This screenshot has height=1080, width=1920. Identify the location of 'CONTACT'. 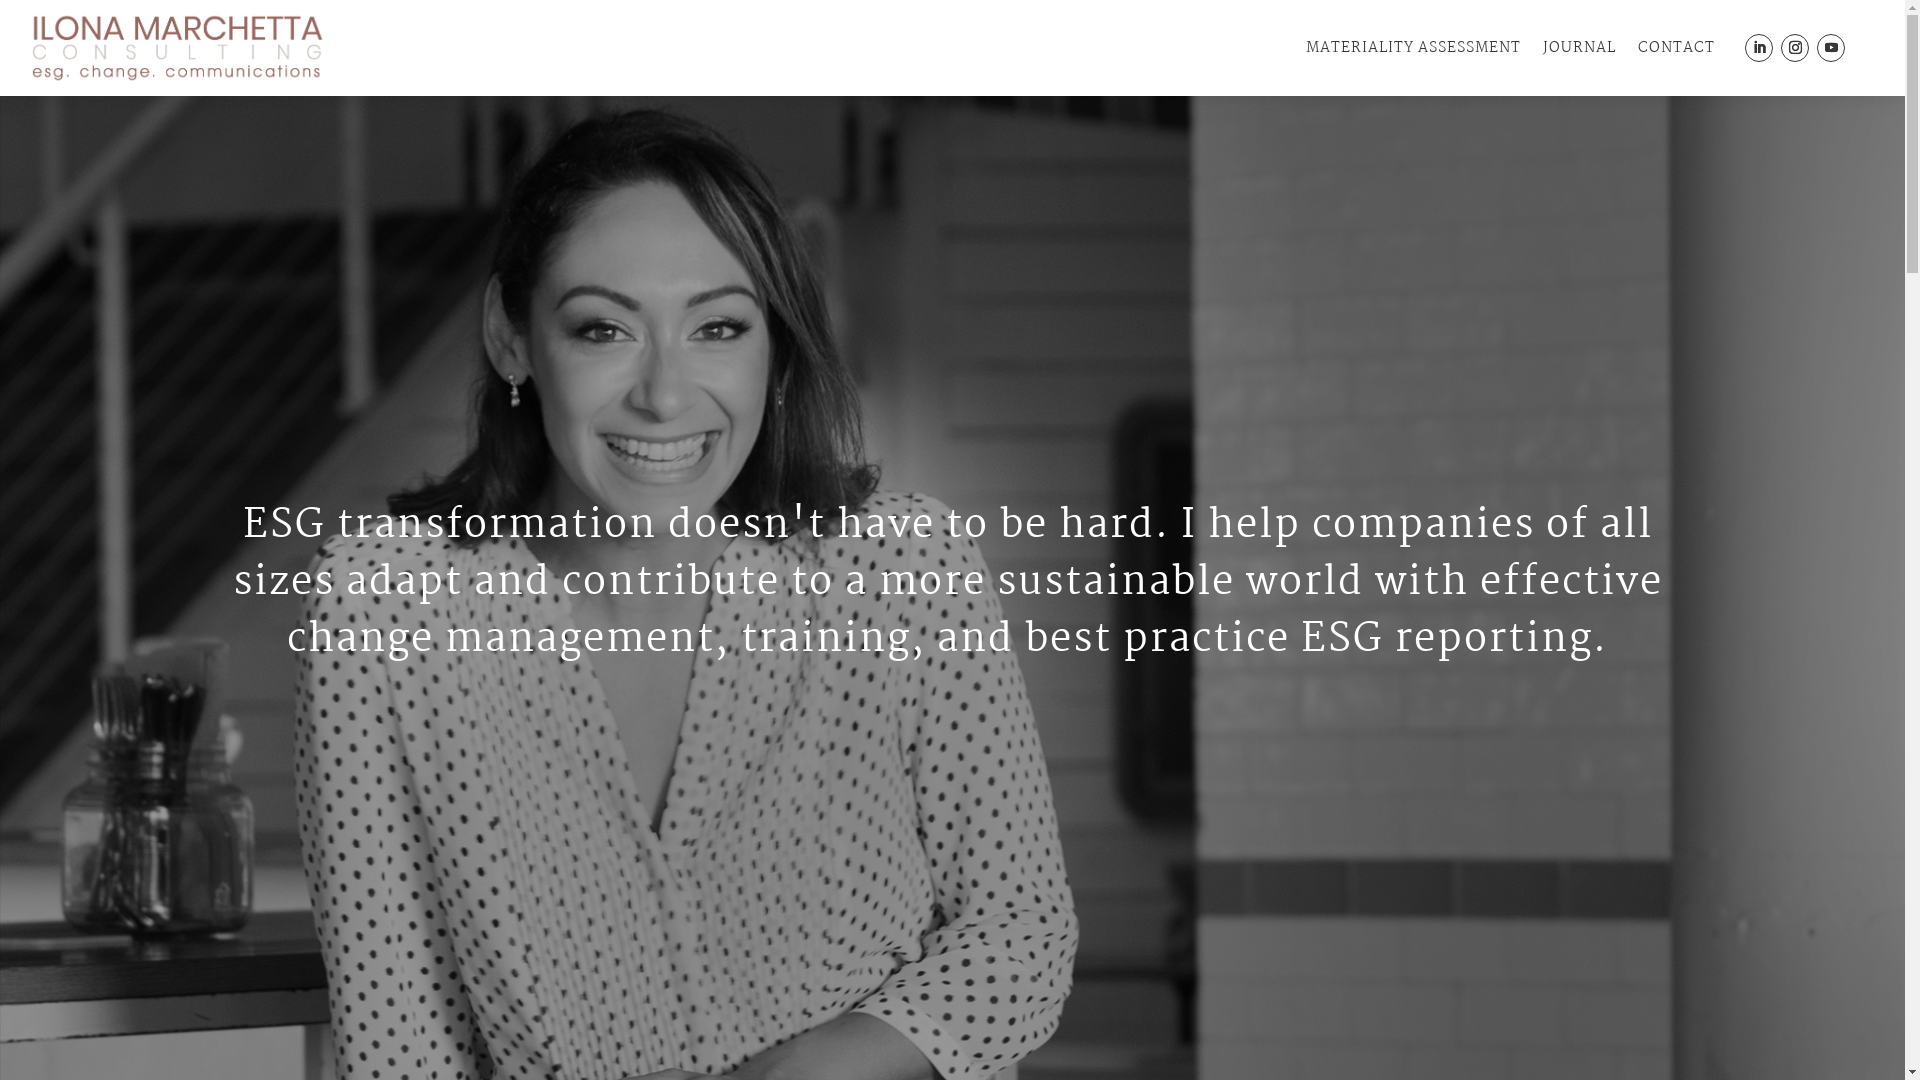
(1637, 46).